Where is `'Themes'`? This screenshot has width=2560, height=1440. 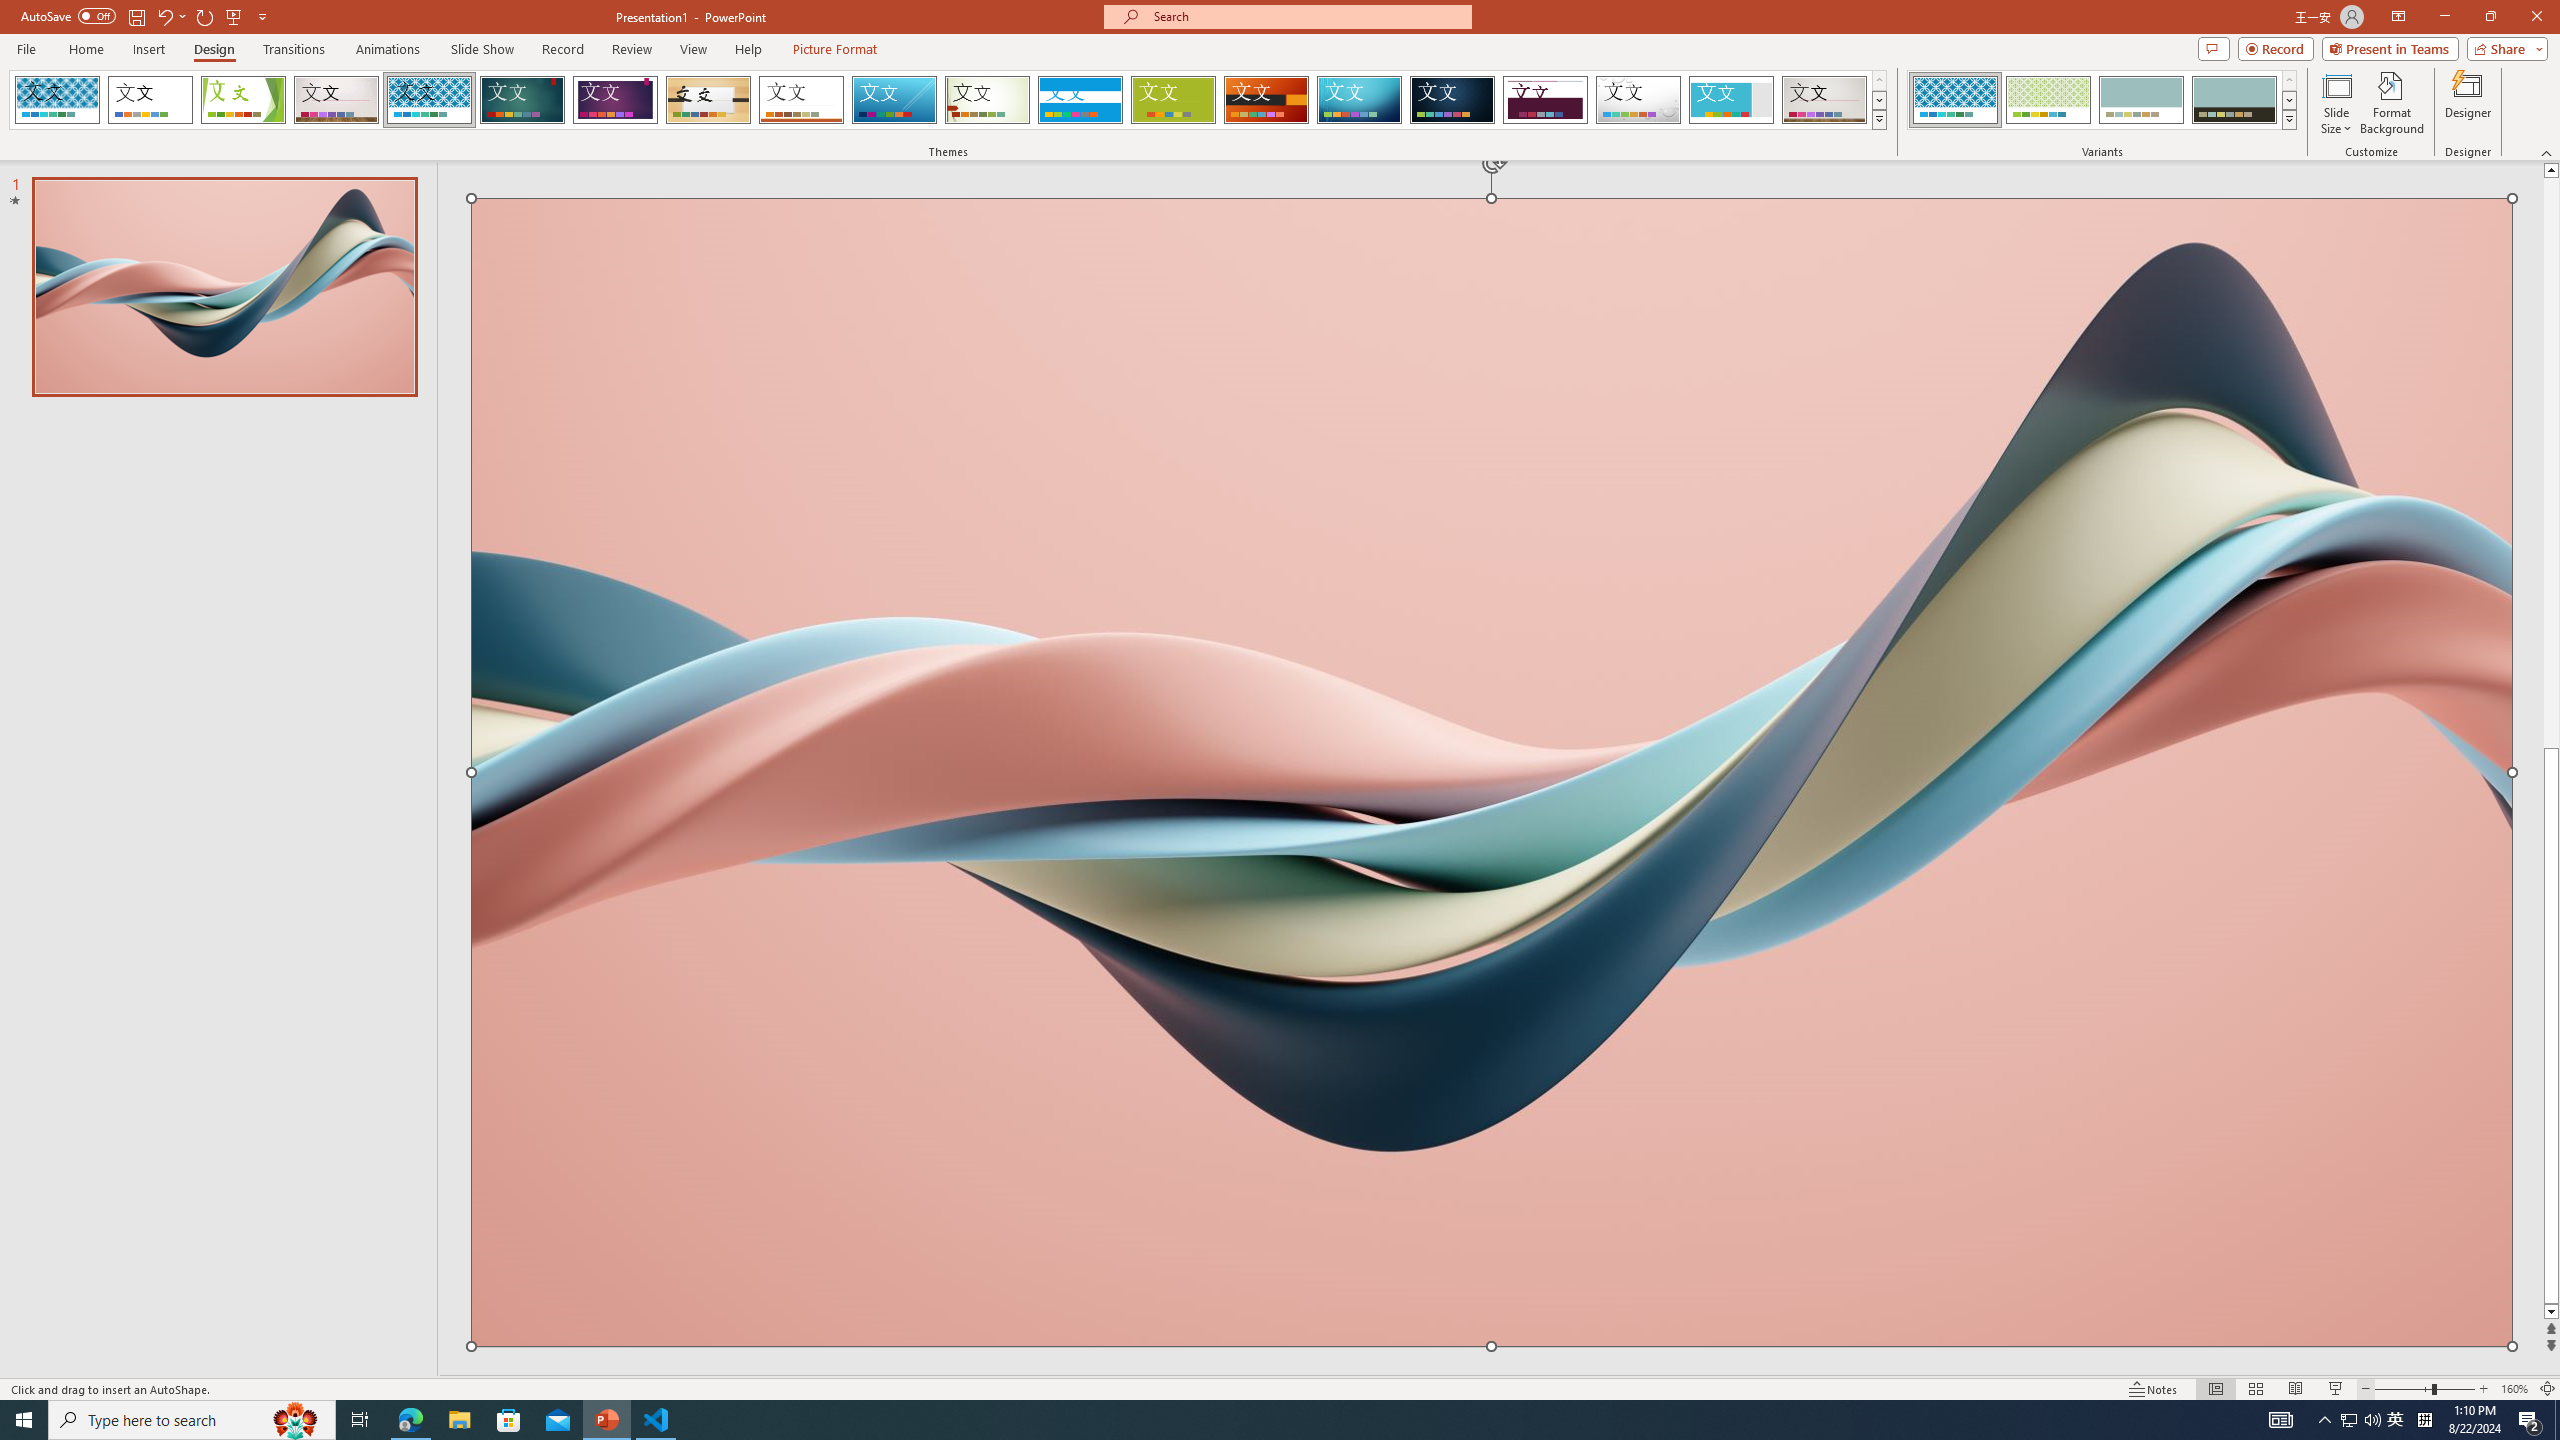 'Themes' is located at coordinates (1879, 118).